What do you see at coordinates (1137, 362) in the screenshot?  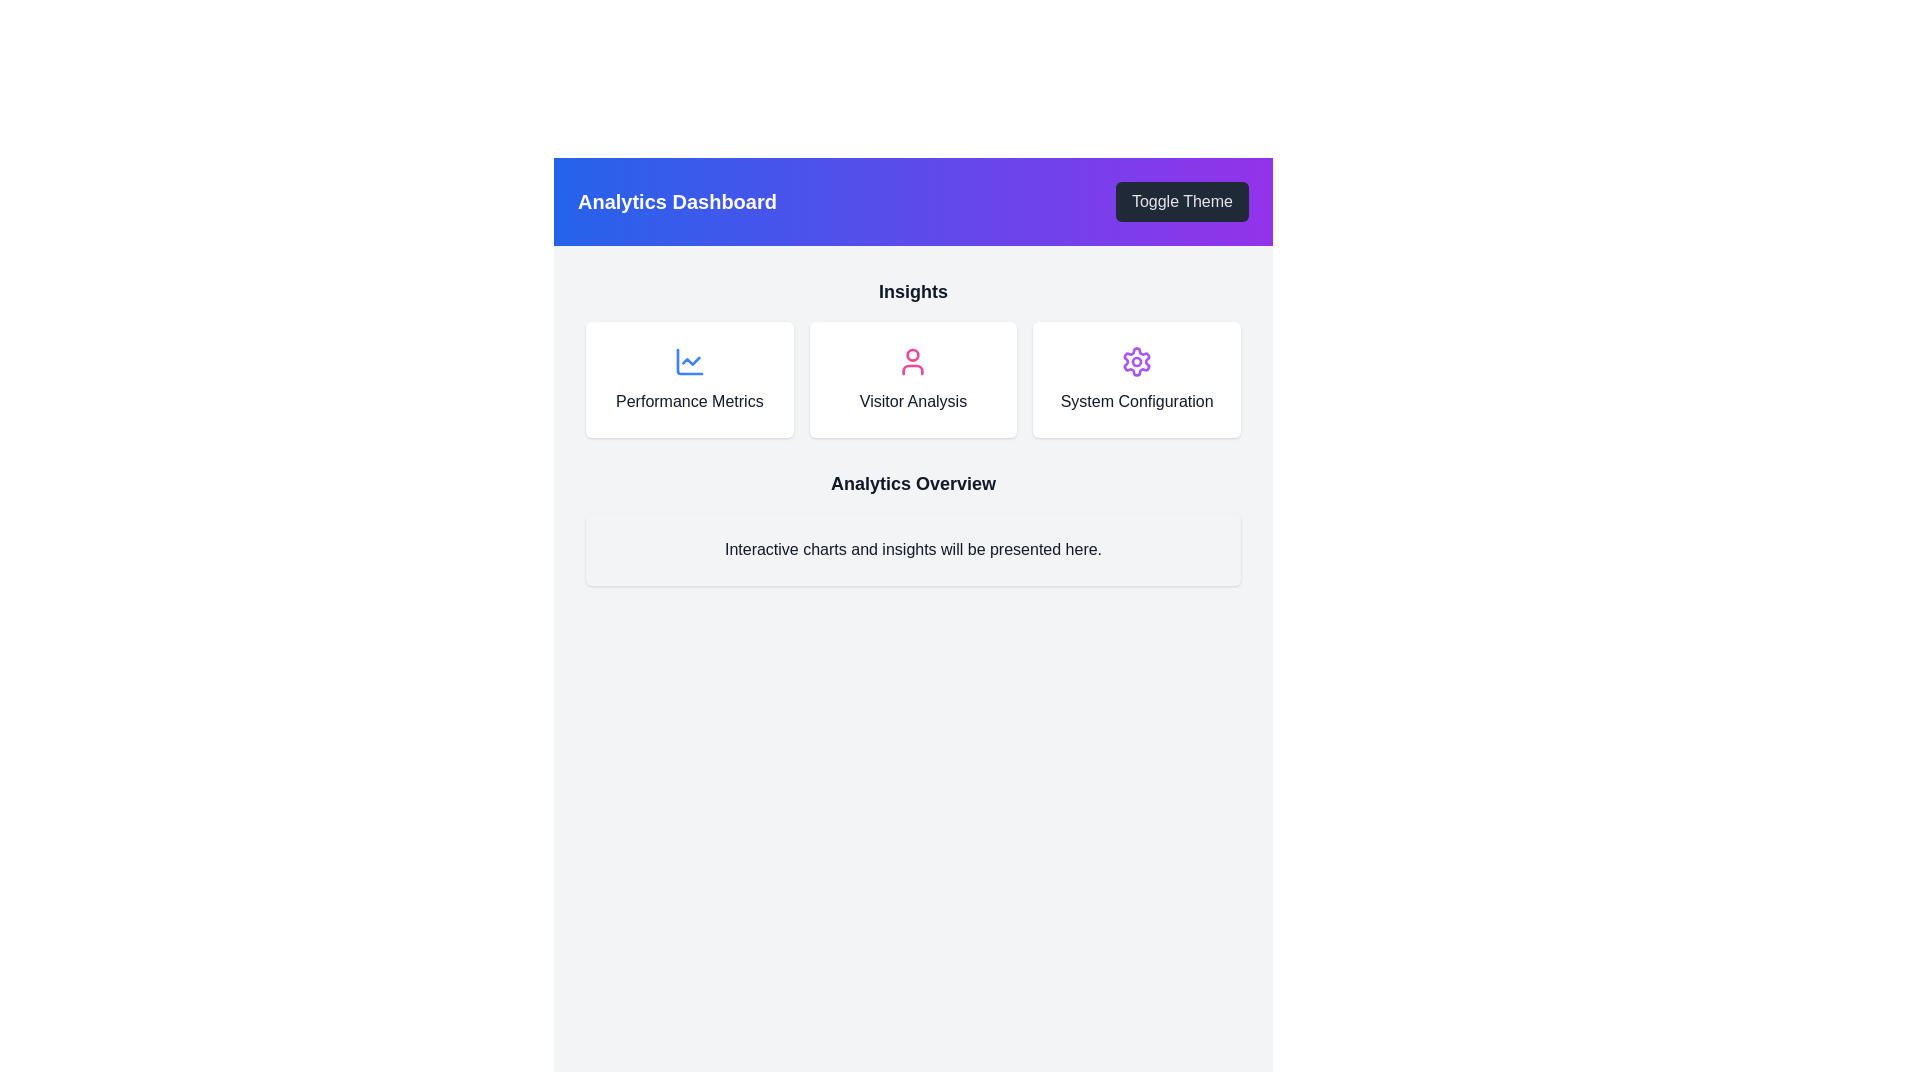 I see `the gear-shaped icon located in the third card under 'Insights' labeled 'System Configuration'` at bounding box center [1137, 362].